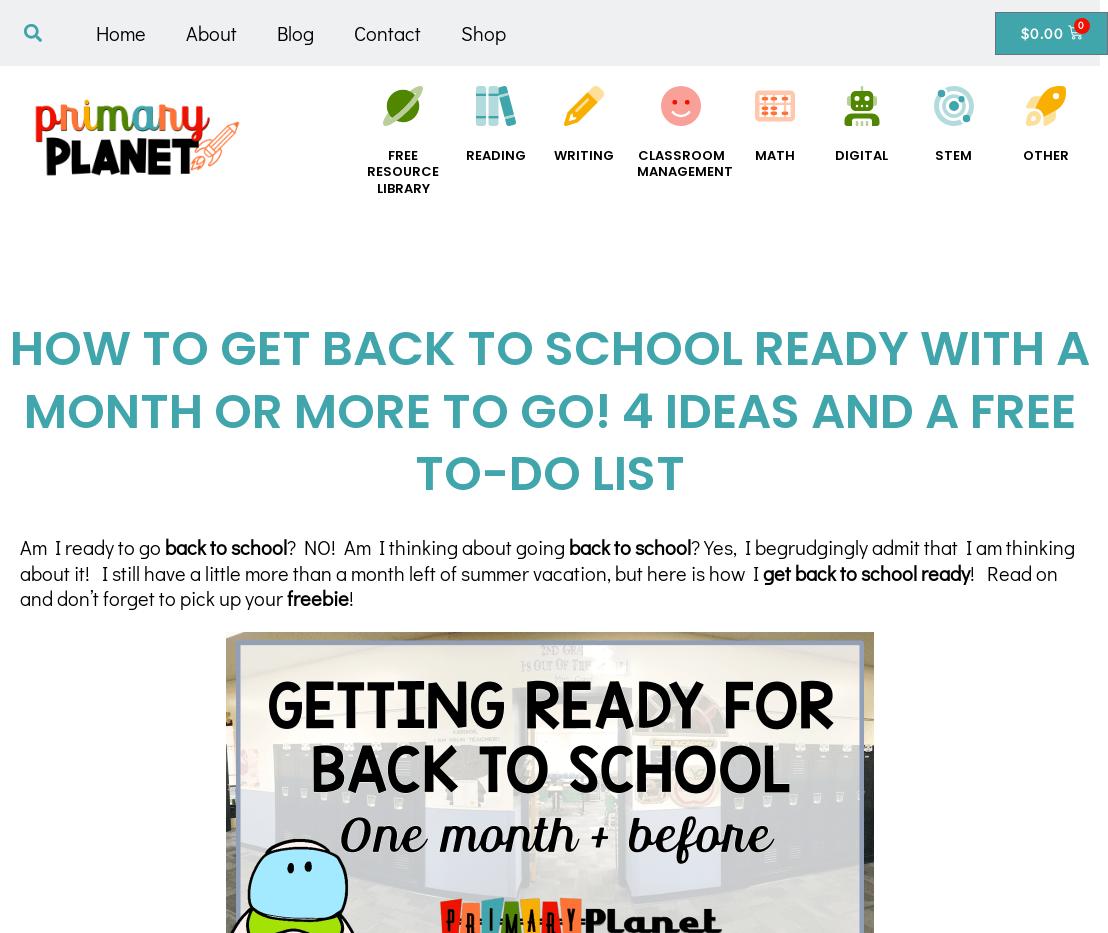 Image resolution: width=1108 pixels, height=933 pixels. What do you see at coordinates (554, 153) in the screenshot?
I see `'Writing'` at bounding box center [554, 153].